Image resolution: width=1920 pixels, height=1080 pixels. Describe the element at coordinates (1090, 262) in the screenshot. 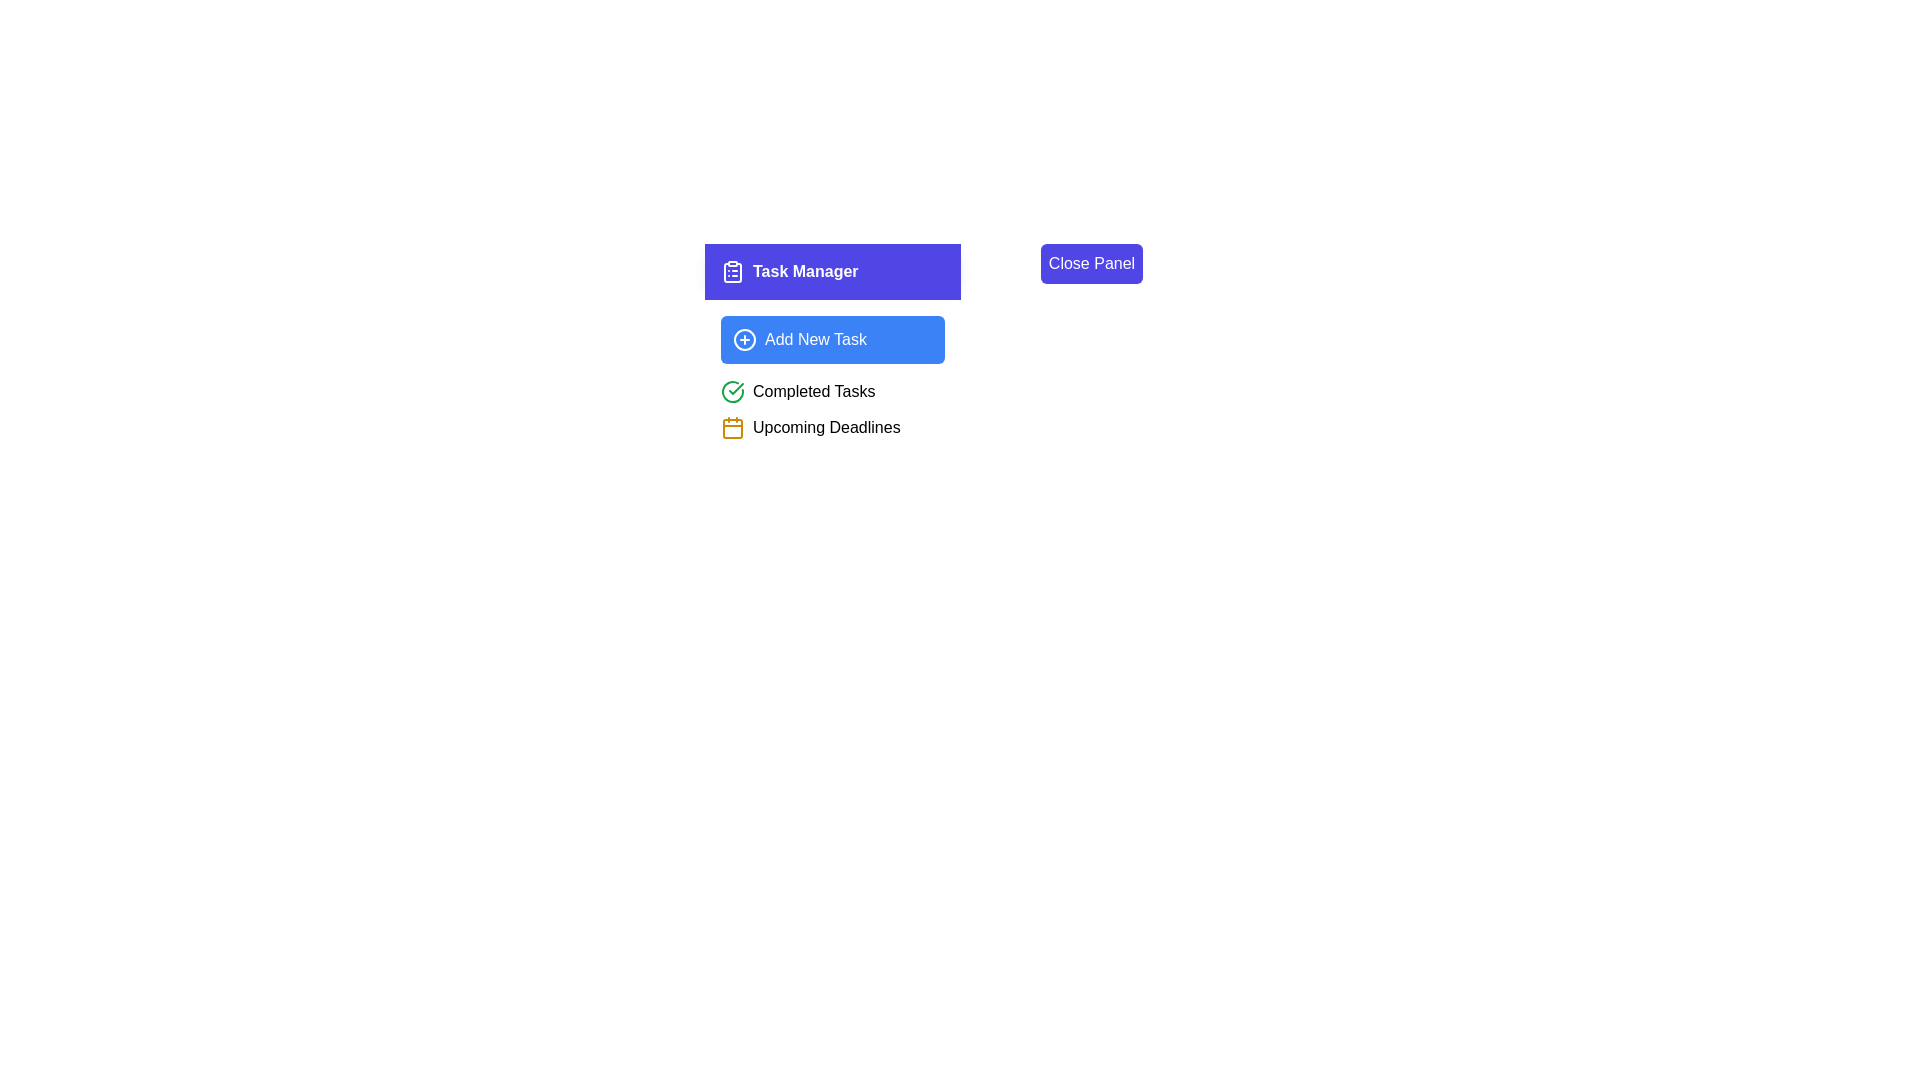

I see `the 'Close Panel' button to toggle the drawer state` at that location.